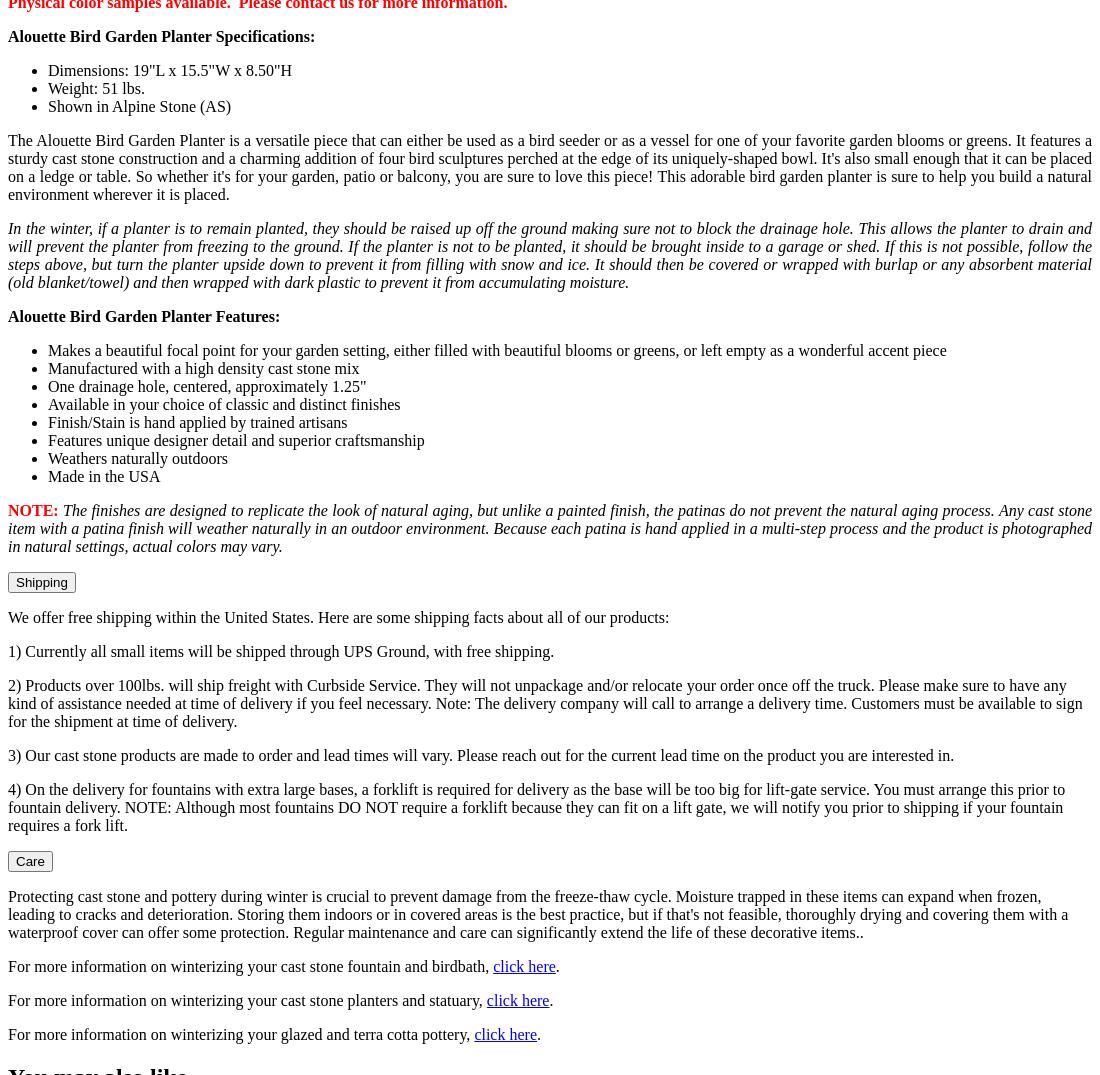 The width and height of the screenshot is (1100, 1075). What do you see at coordinates (7, 527) in the screenshot?
I see `'The finishes are designed to replicate the look of natural aging, but unlike a painted finish, the patinas do not prevent the natural aging process. Any cast stone item with a patina finish will weather naturally in an outdoor environment. Because each patina is hand applied in a multi-step process and the product is photographed in natural settings, actual colors may vary.'` at bounding box center [7, 527].